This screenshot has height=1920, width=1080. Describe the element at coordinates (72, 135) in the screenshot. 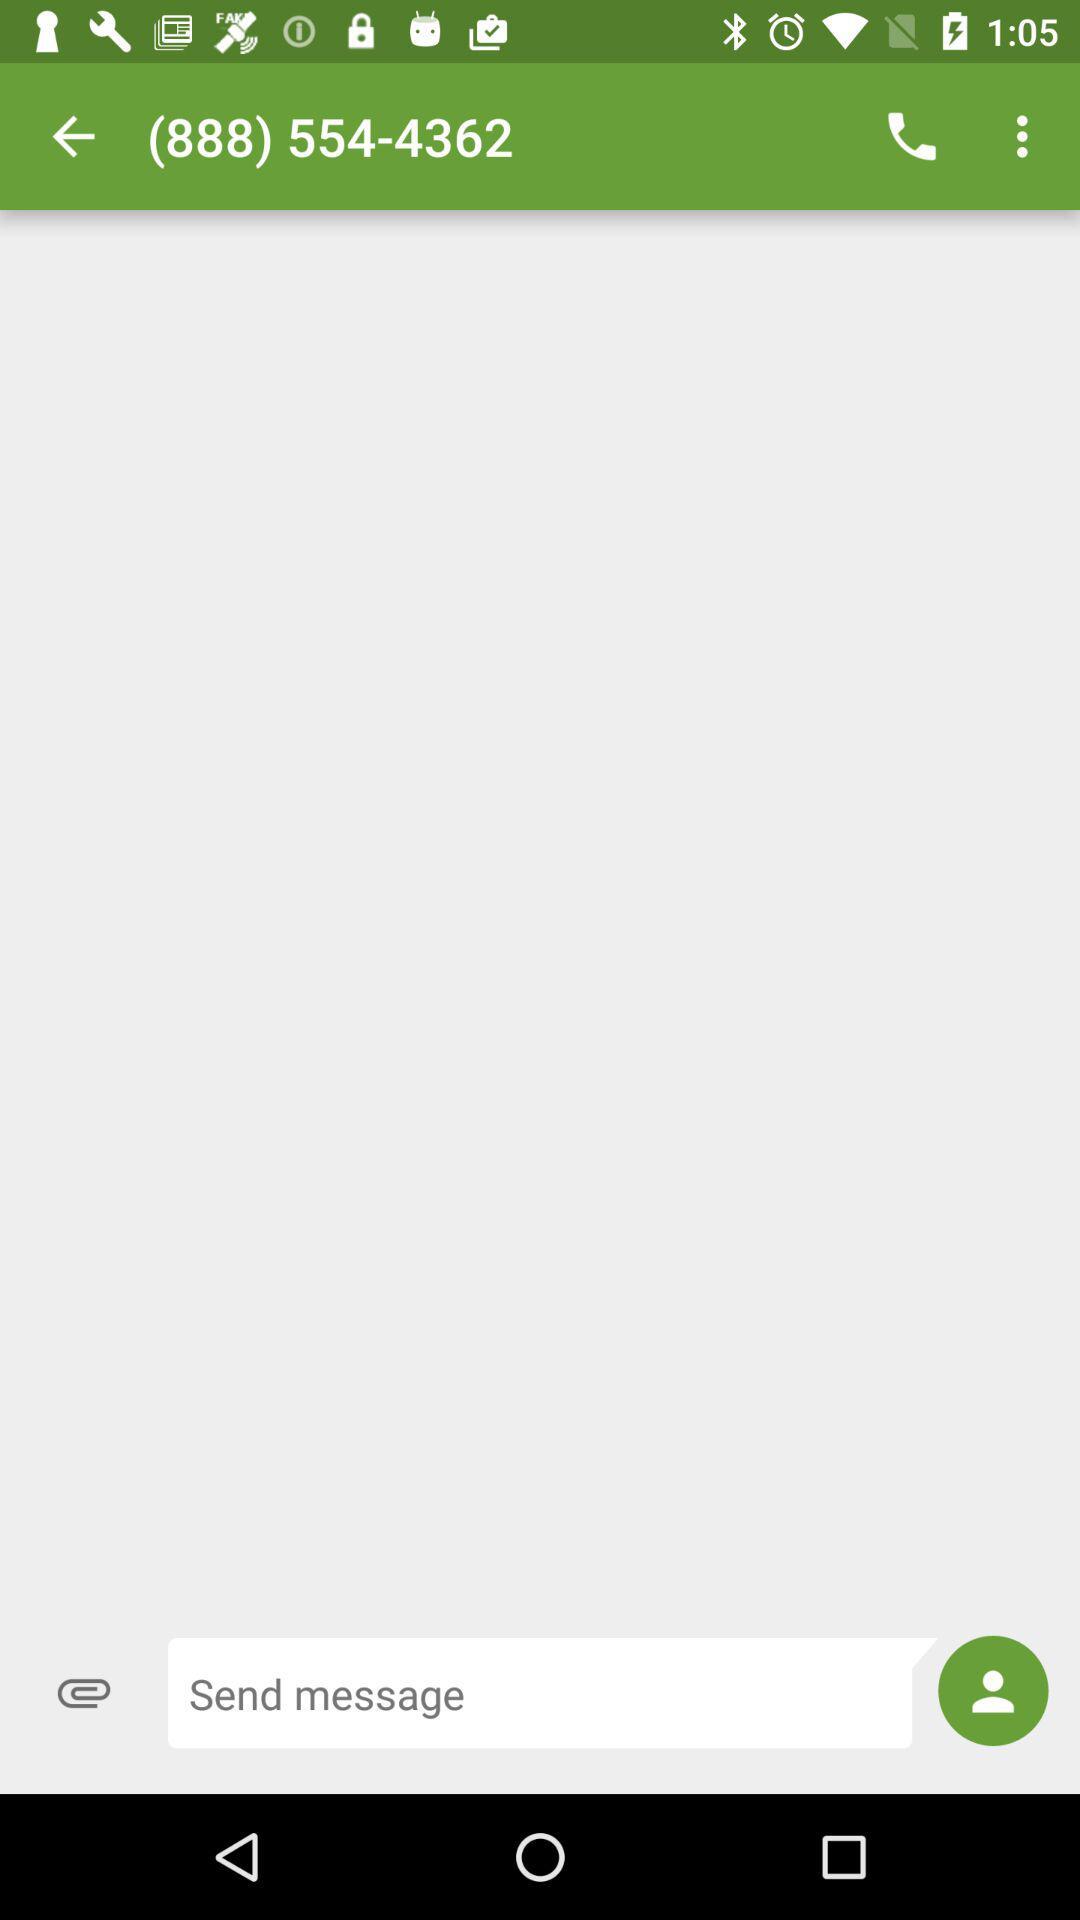

I see `the item to the left of the (888) 554-4362 icon` at that location.